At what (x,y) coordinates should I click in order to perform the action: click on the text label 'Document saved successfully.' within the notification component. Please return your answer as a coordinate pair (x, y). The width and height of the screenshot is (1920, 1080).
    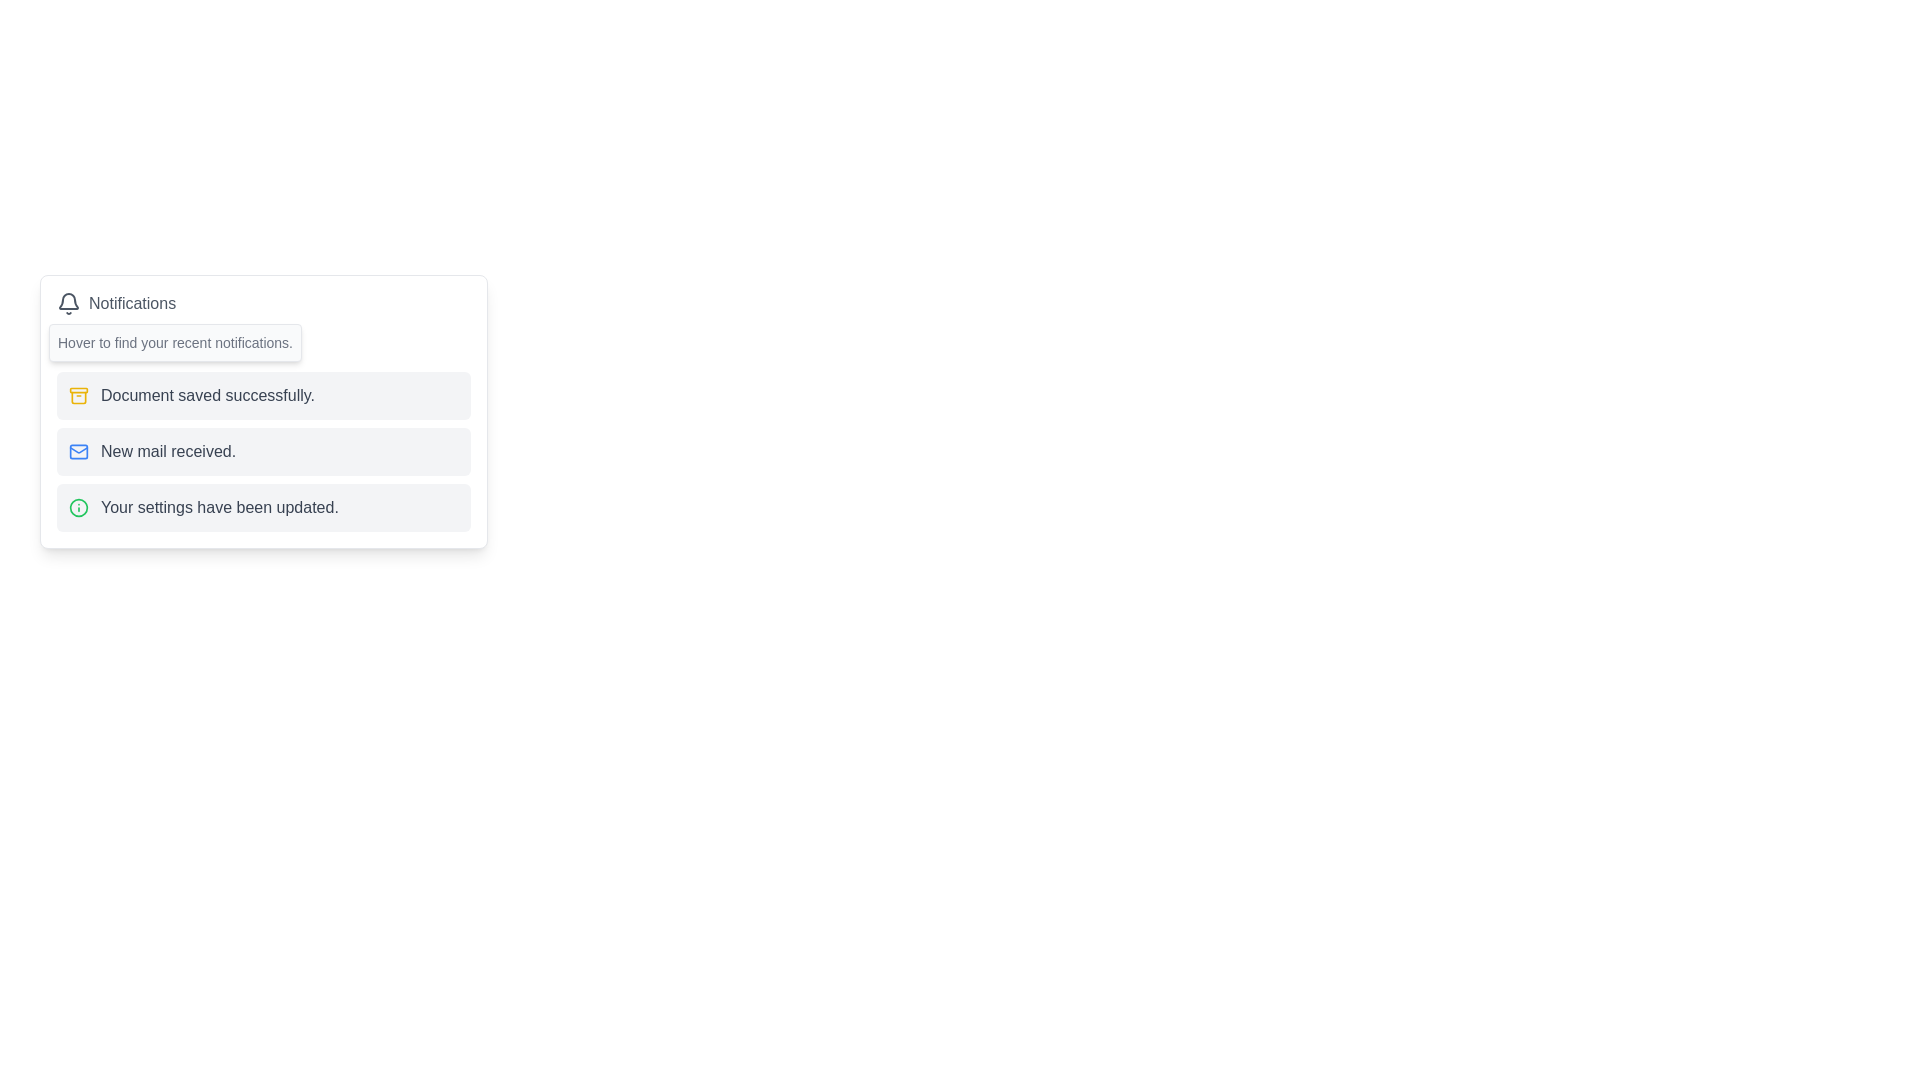
    Looking at the image, I should click on (207, 396).